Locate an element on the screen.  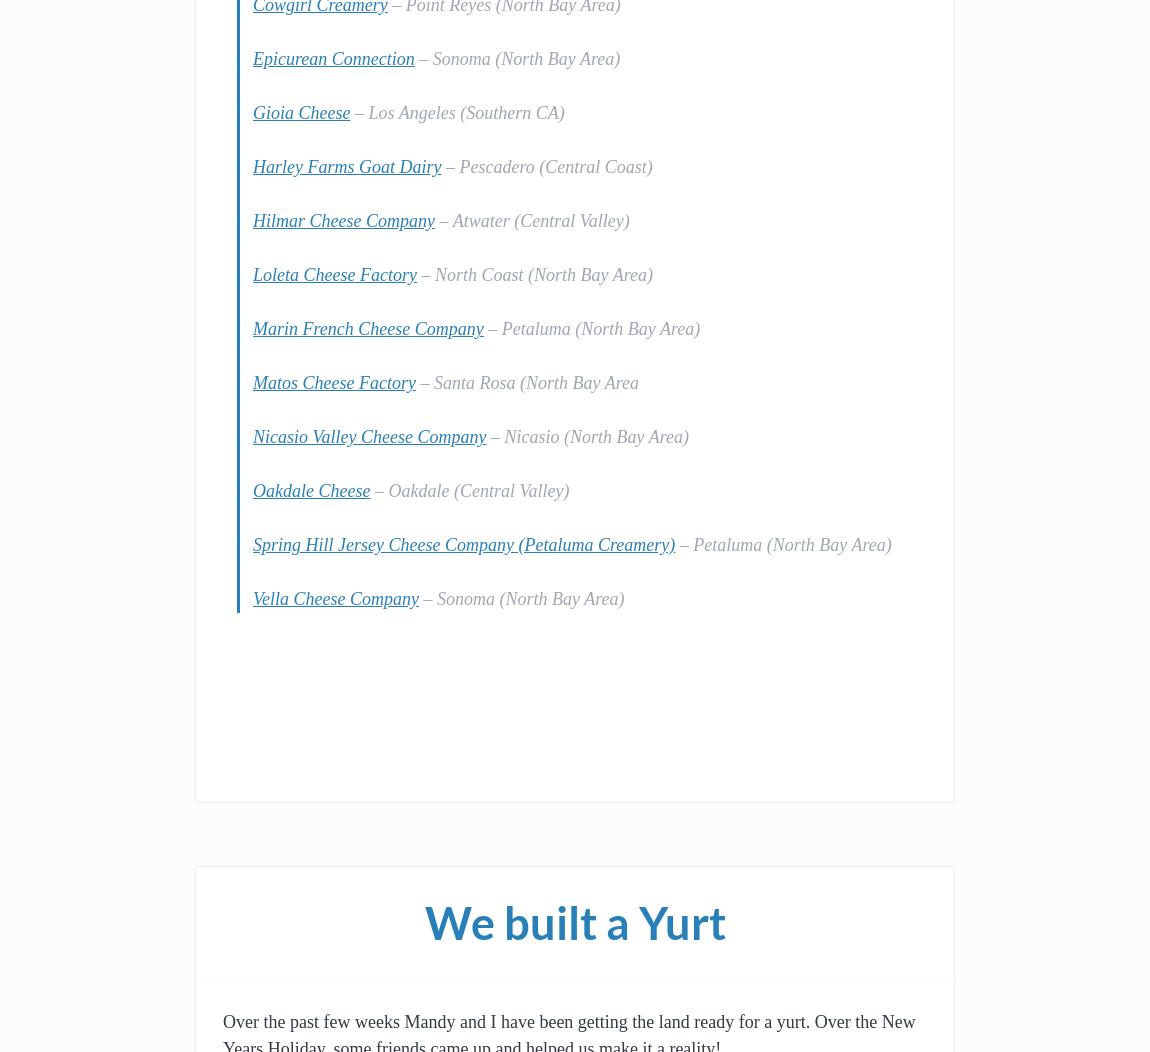
'– Pescadero (Central Coast)' is located at coordinates (546, 165).